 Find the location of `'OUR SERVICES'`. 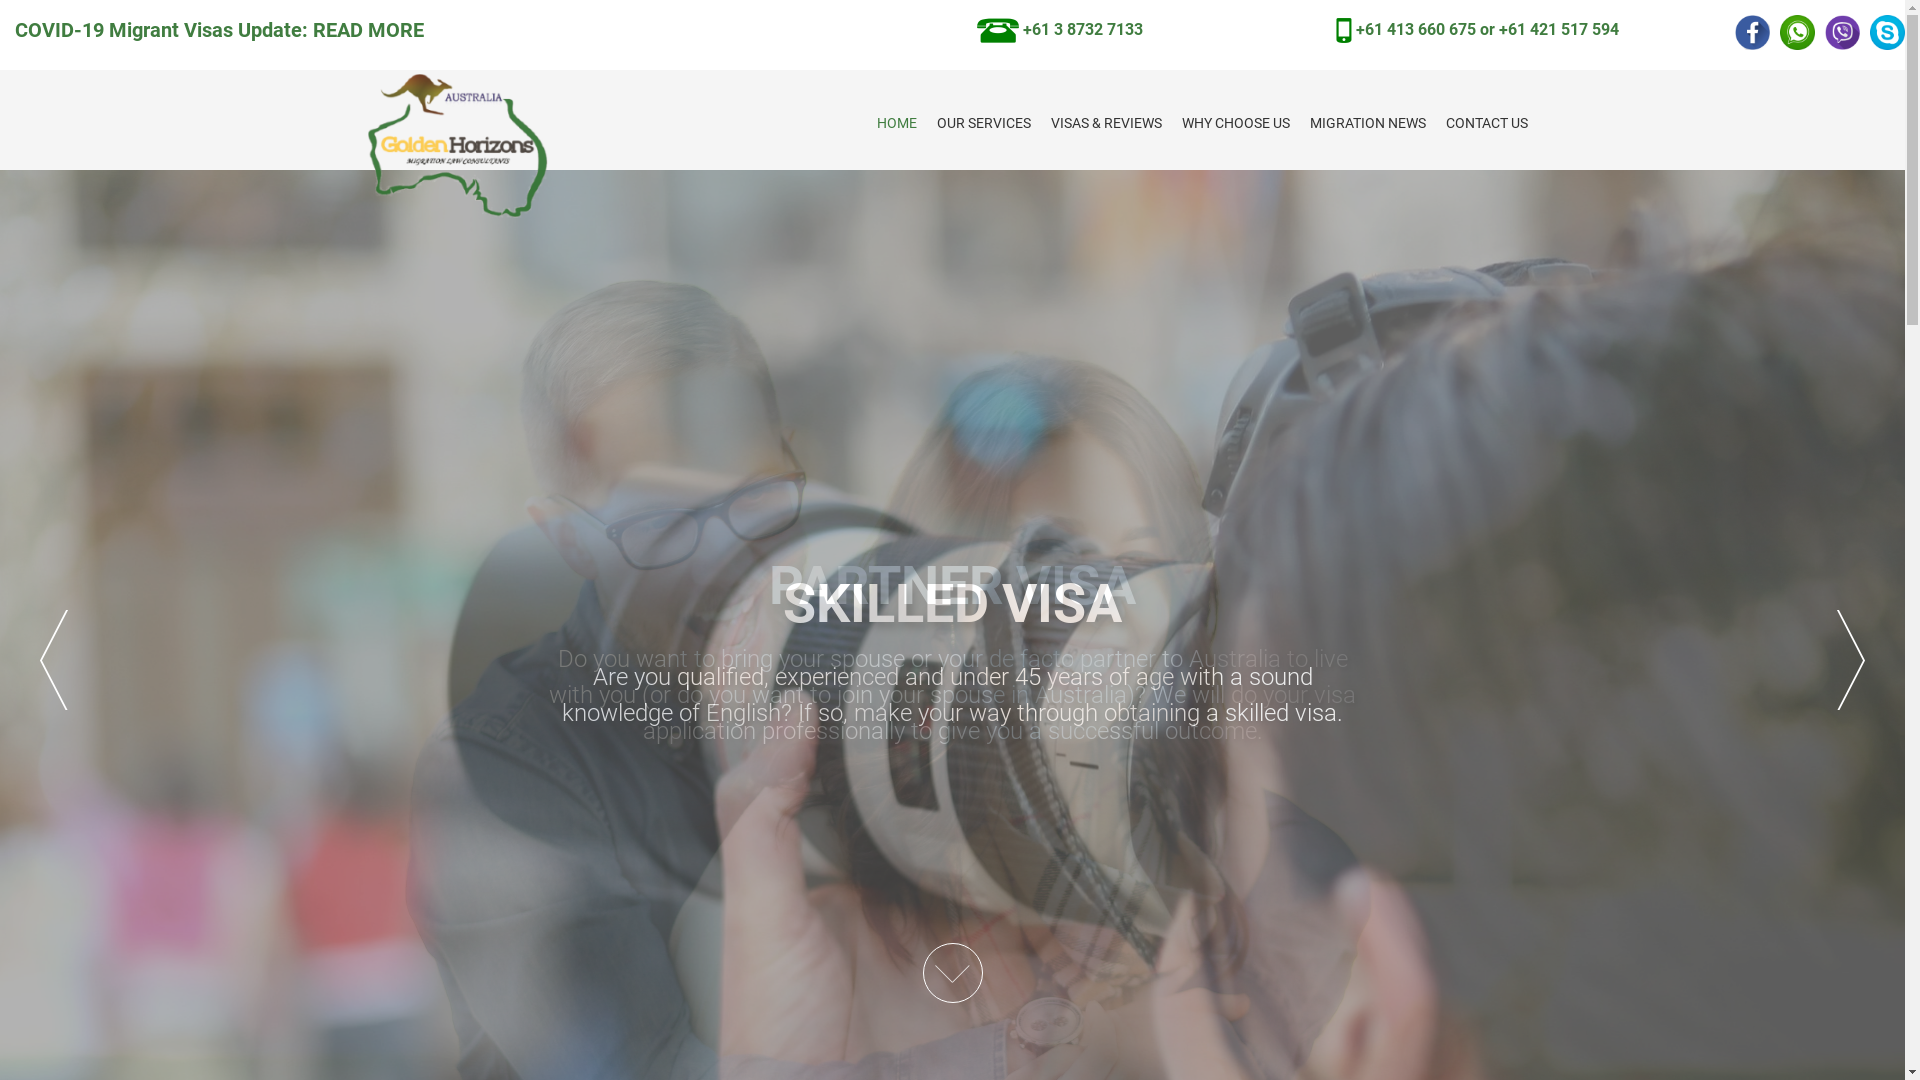

'OUR SERVICES' is located at coordinates (983, 123).